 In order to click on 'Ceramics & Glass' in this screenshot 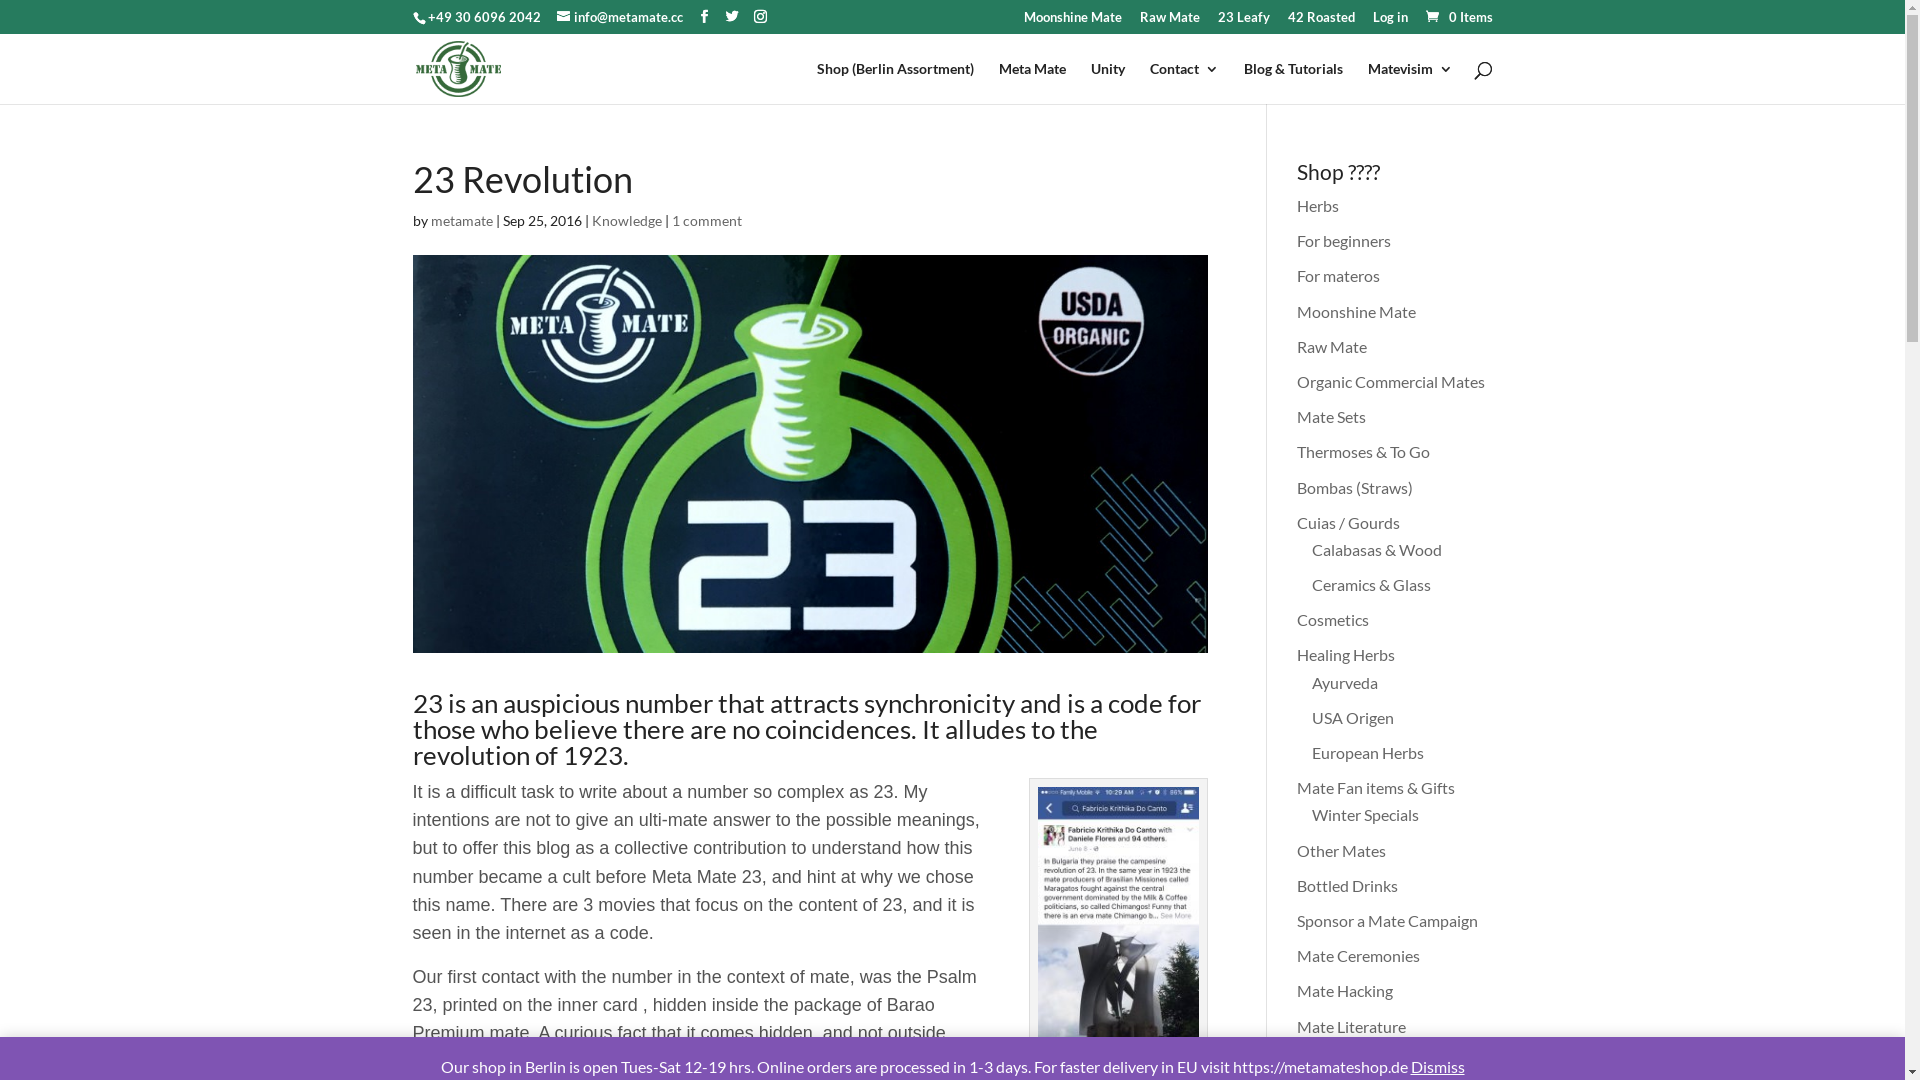, I will do `click(1311, 584)`.